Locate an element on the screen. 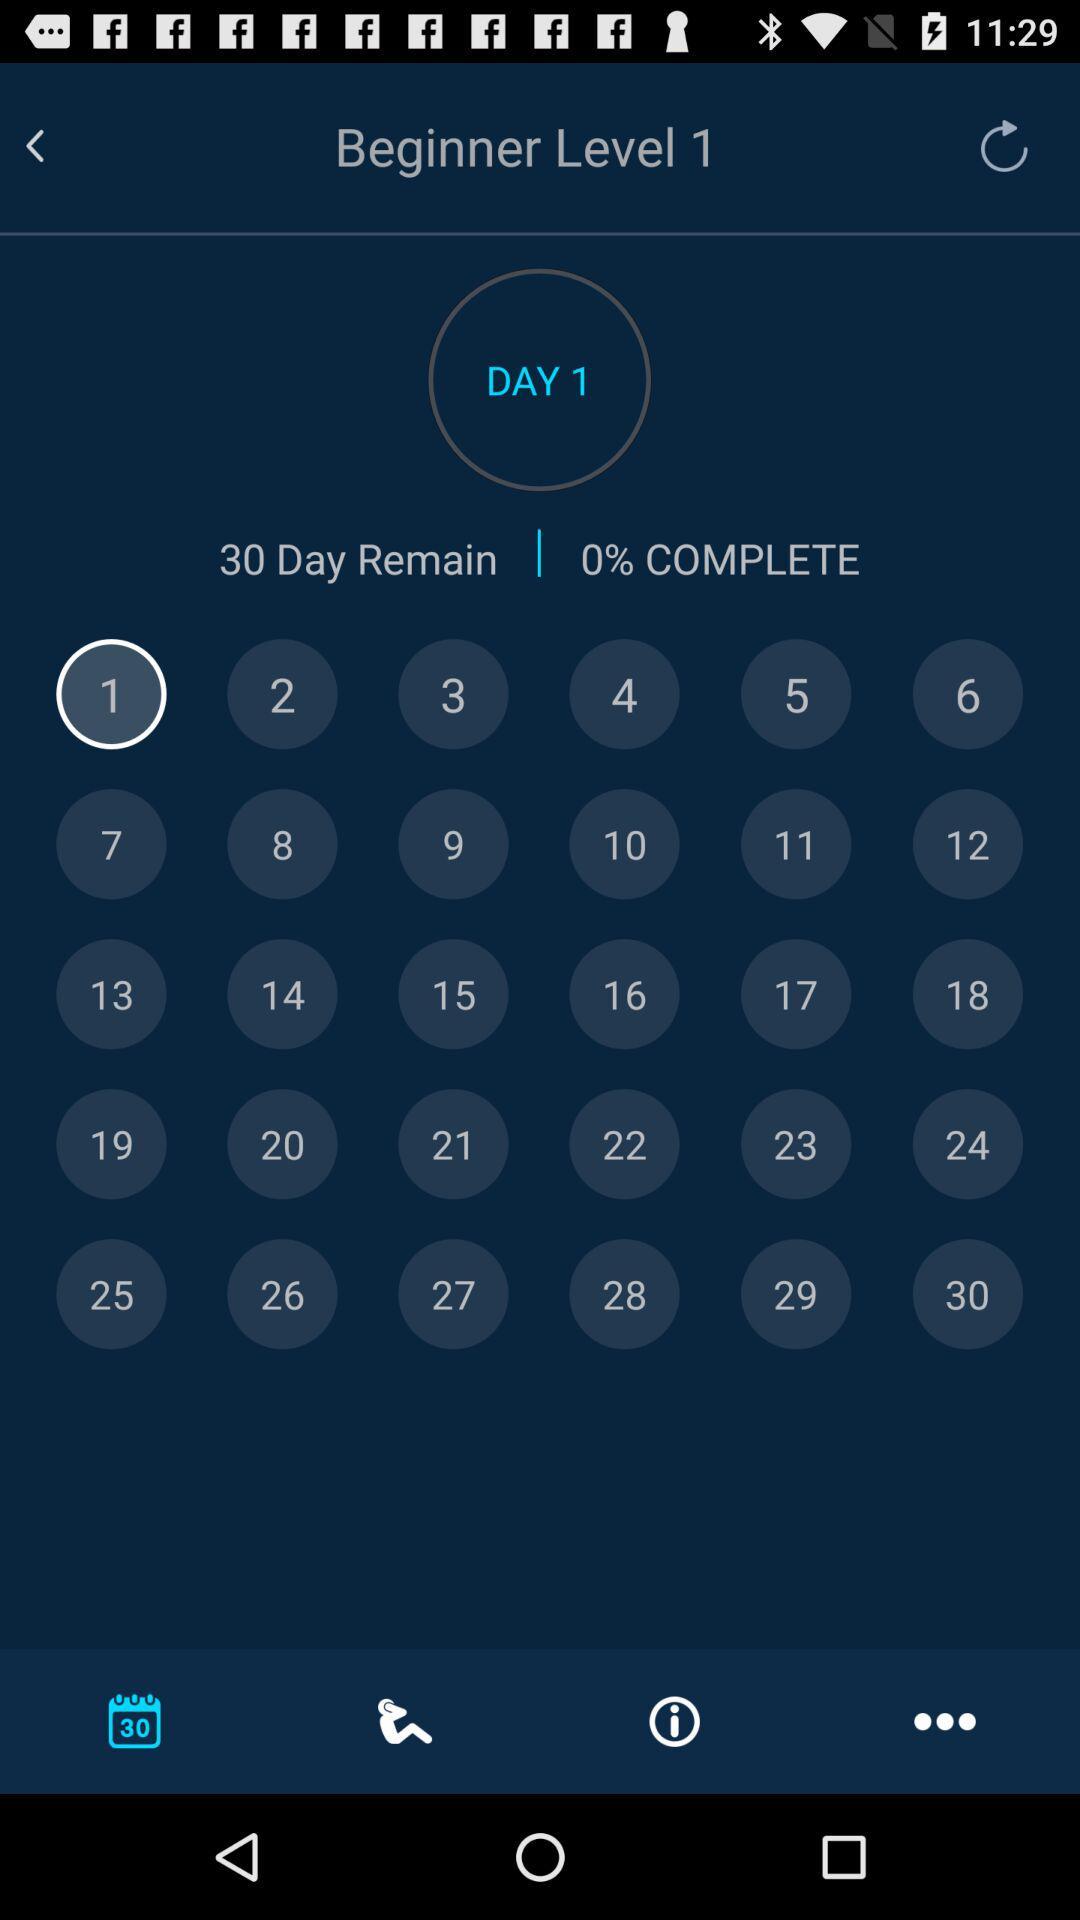 The image size is (1080, 1920). day twenty-six is located at coordinates (282, 1294).